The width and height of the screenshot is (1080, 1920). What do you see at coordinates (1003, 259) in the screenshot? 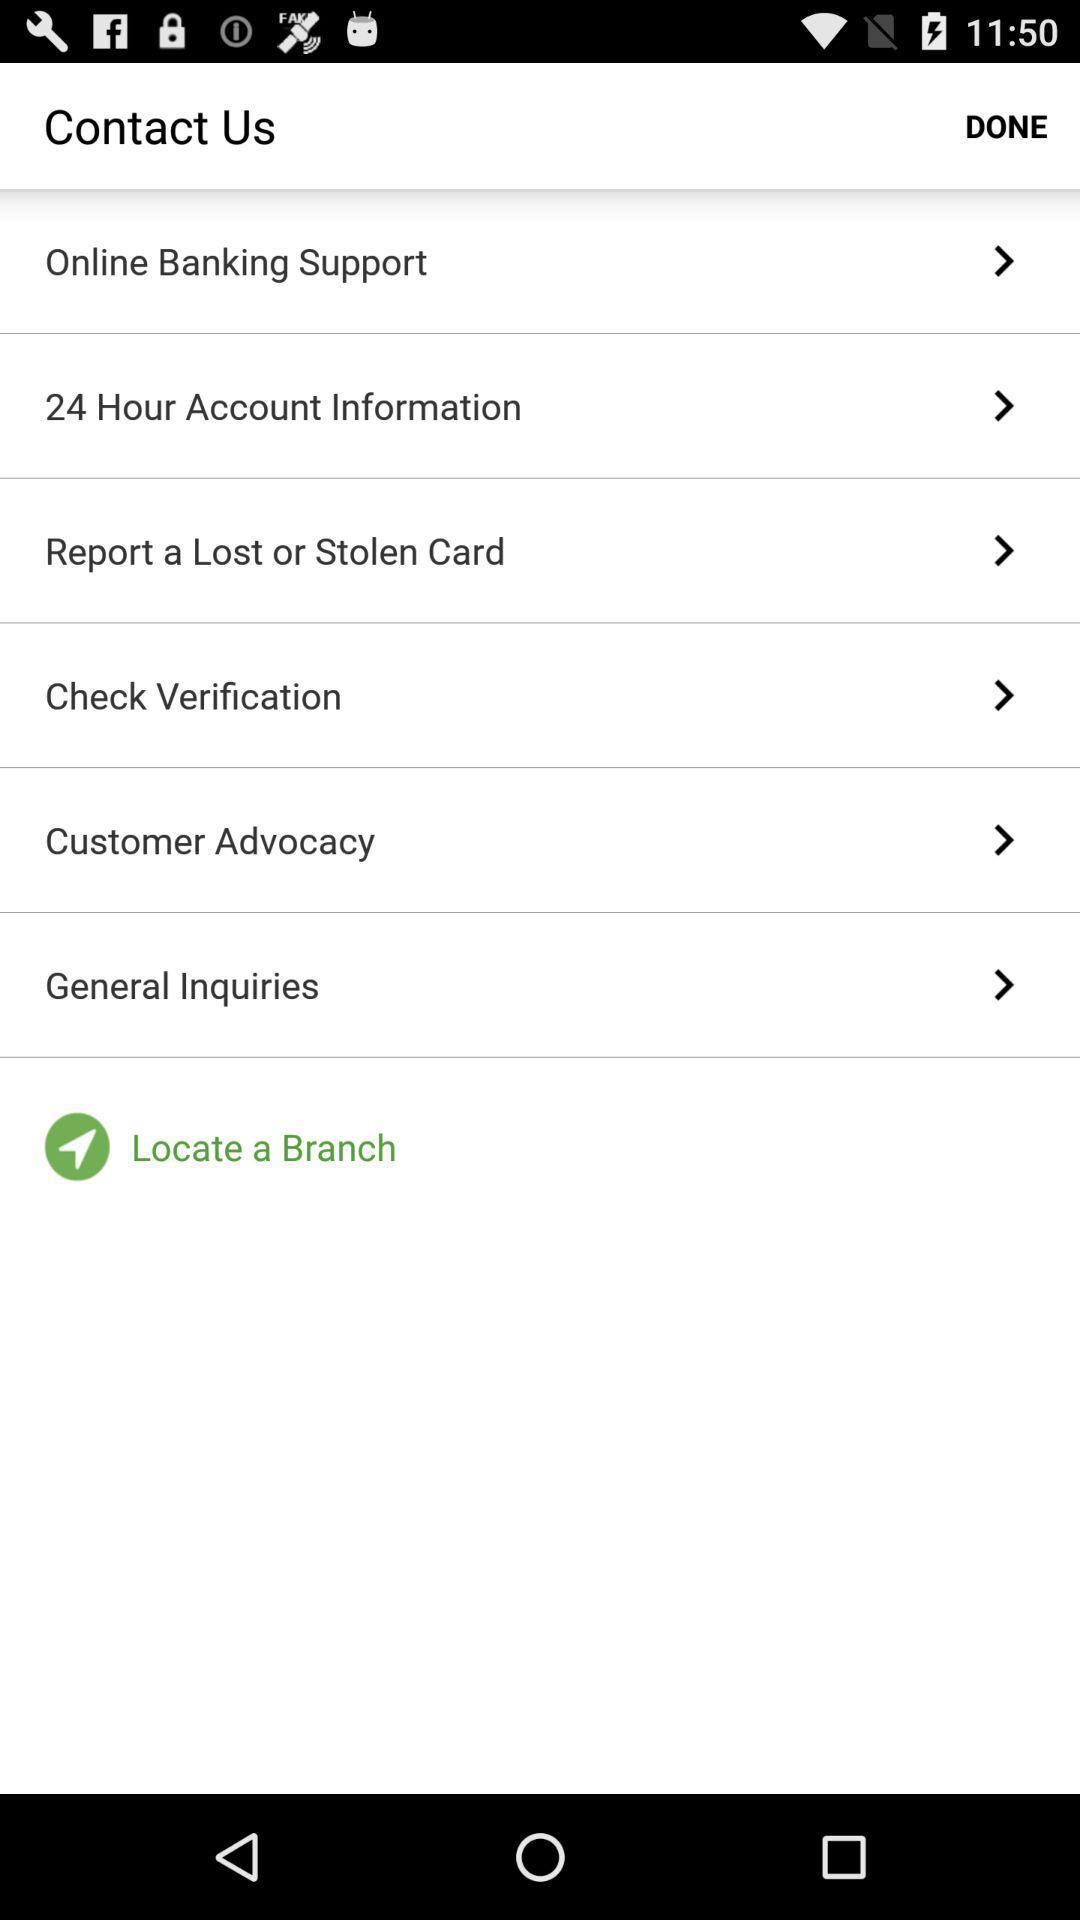
I see `item below done item` at bounding box center [1003, 259].